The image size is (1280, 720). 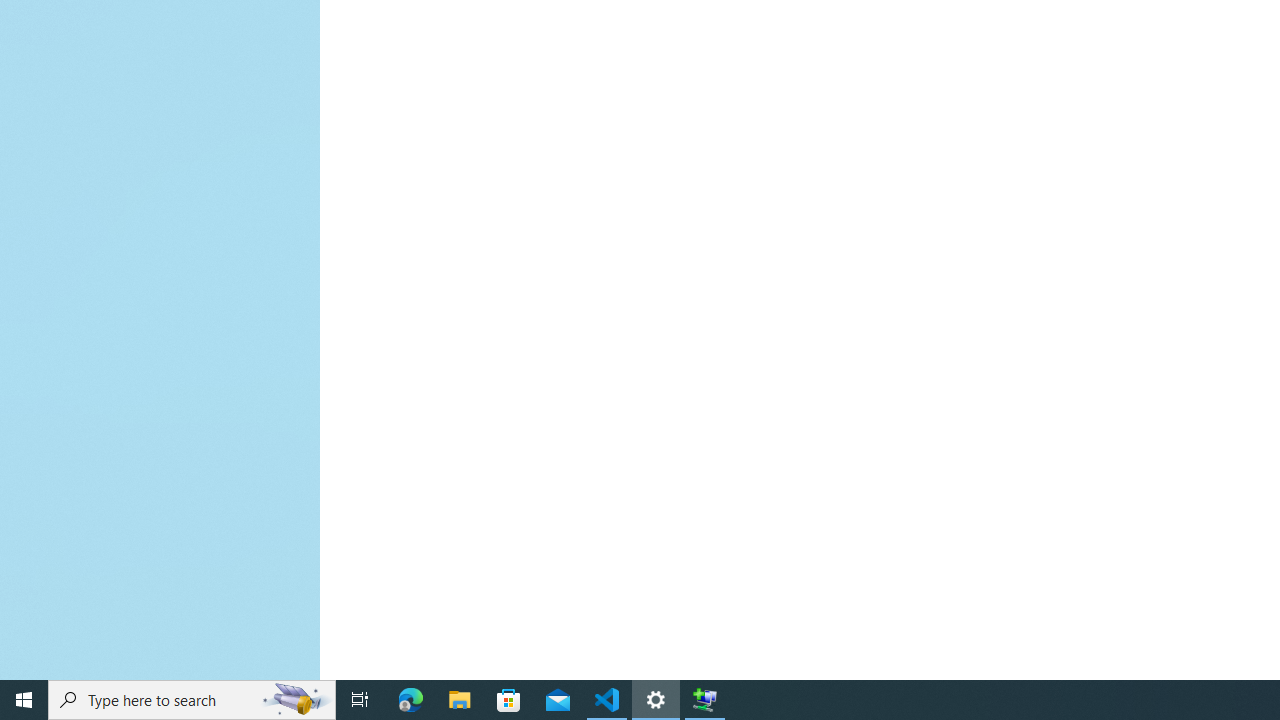 I want to click on 'Search highlights icon opens search home window', so click(x=294, y=698).